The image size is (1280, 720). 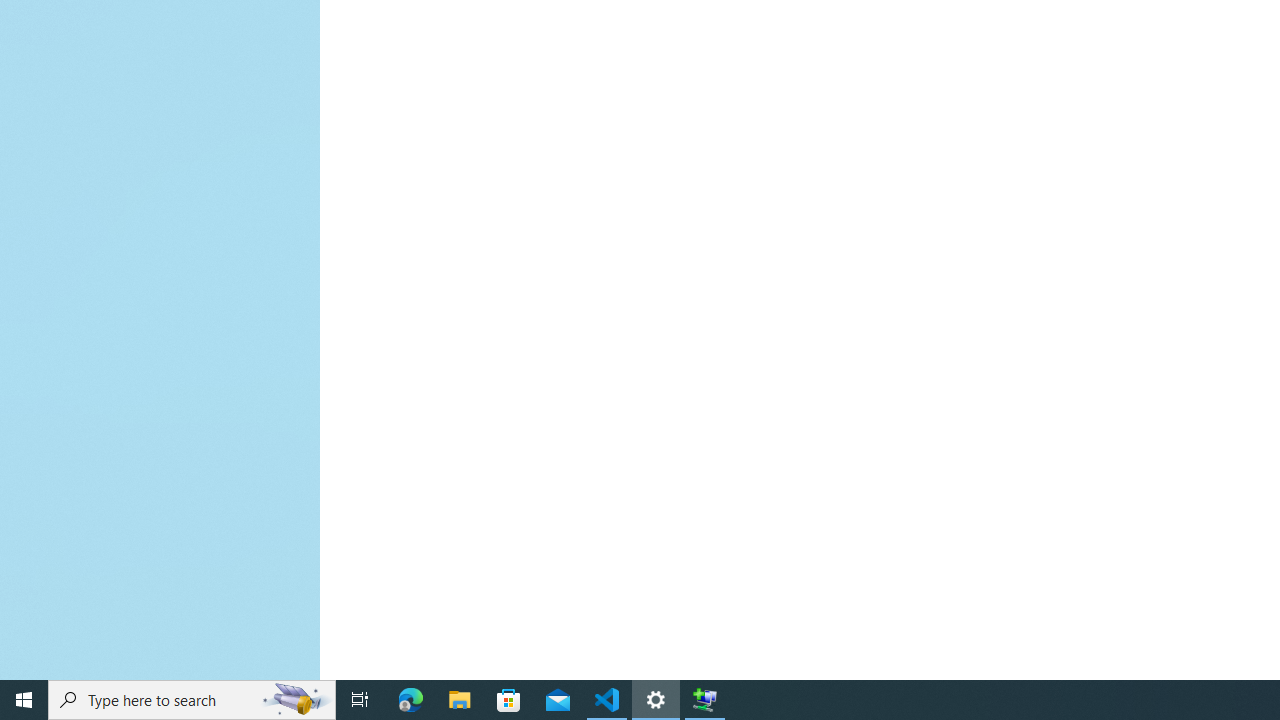 I want to click on 'Search highlights icon opens search home window', so click(x=294, y=698).